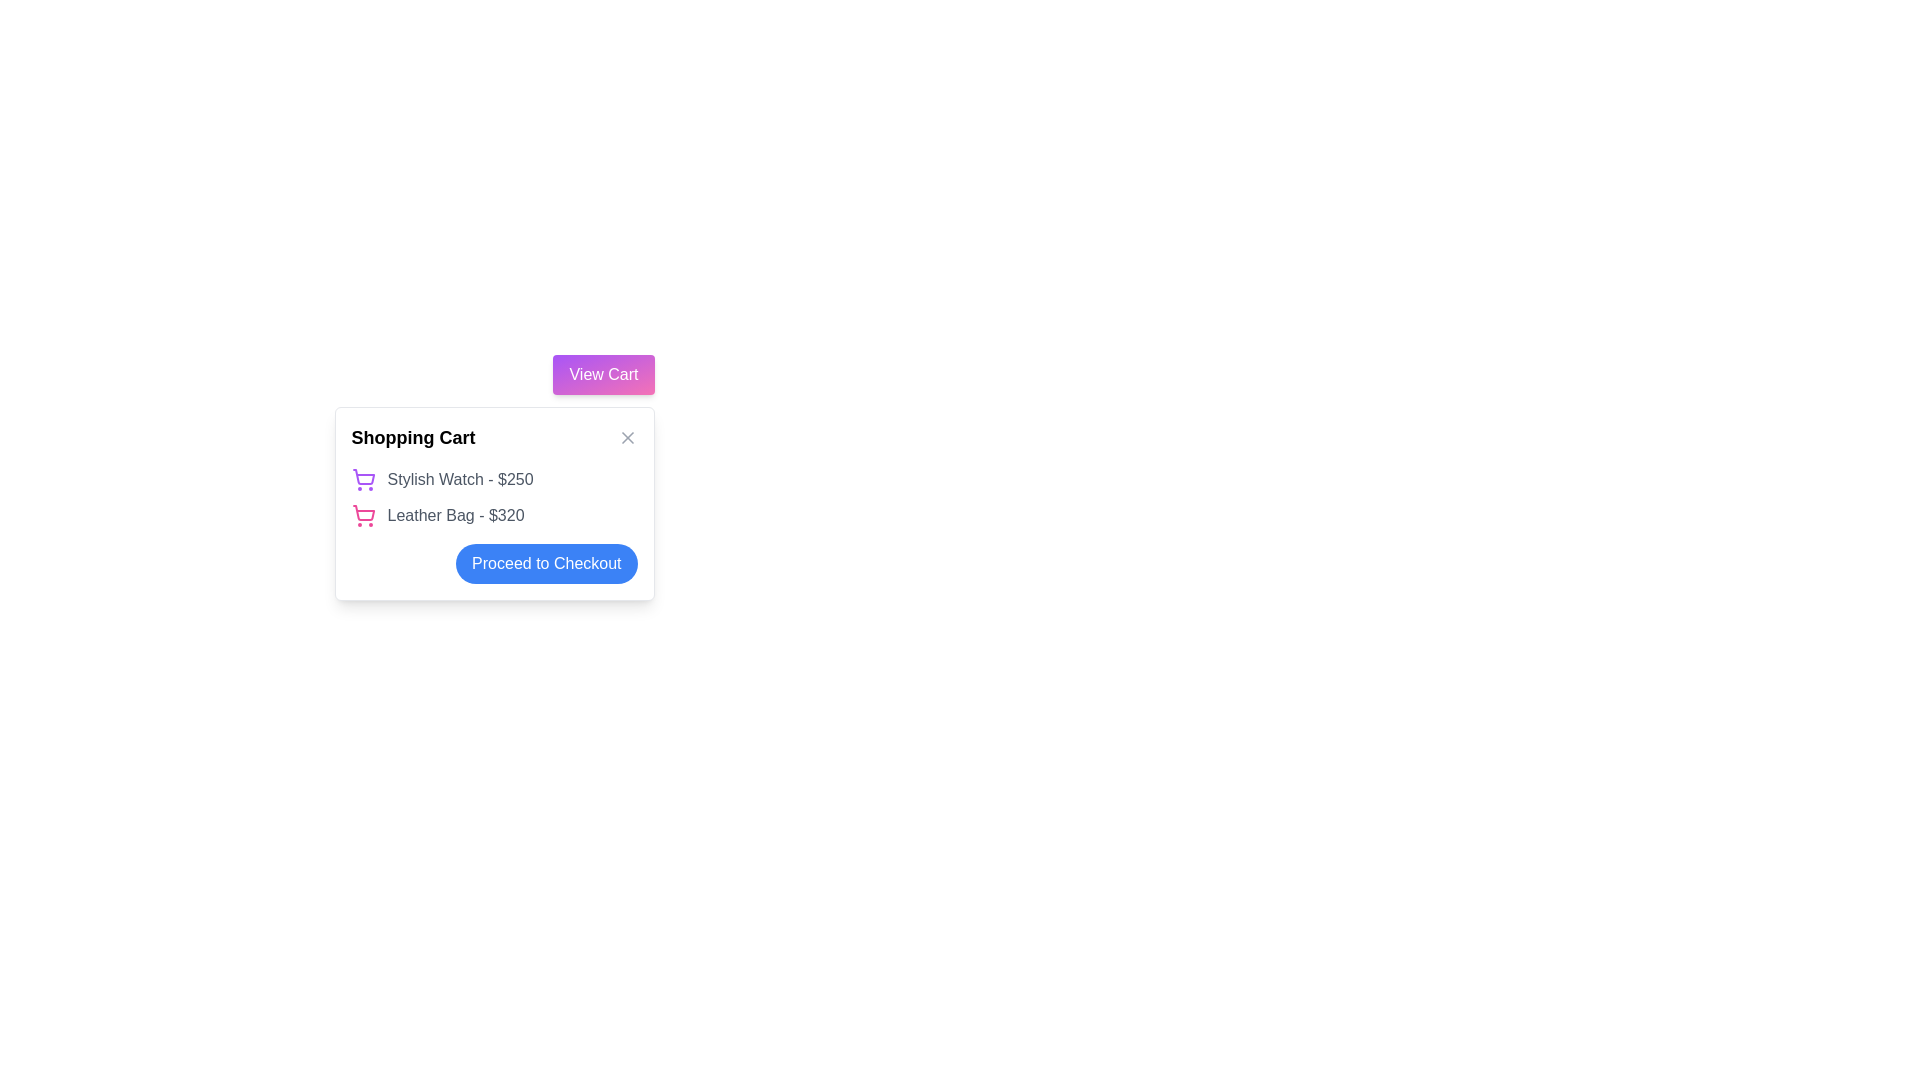 Image resolution: width=1920 pixels, height=1080 pixels. I want to click on the 'X' shaped SVG graphical element used for close or cancel operations, located in the top-right corner of the shopping cart interface, so click(626, 437).